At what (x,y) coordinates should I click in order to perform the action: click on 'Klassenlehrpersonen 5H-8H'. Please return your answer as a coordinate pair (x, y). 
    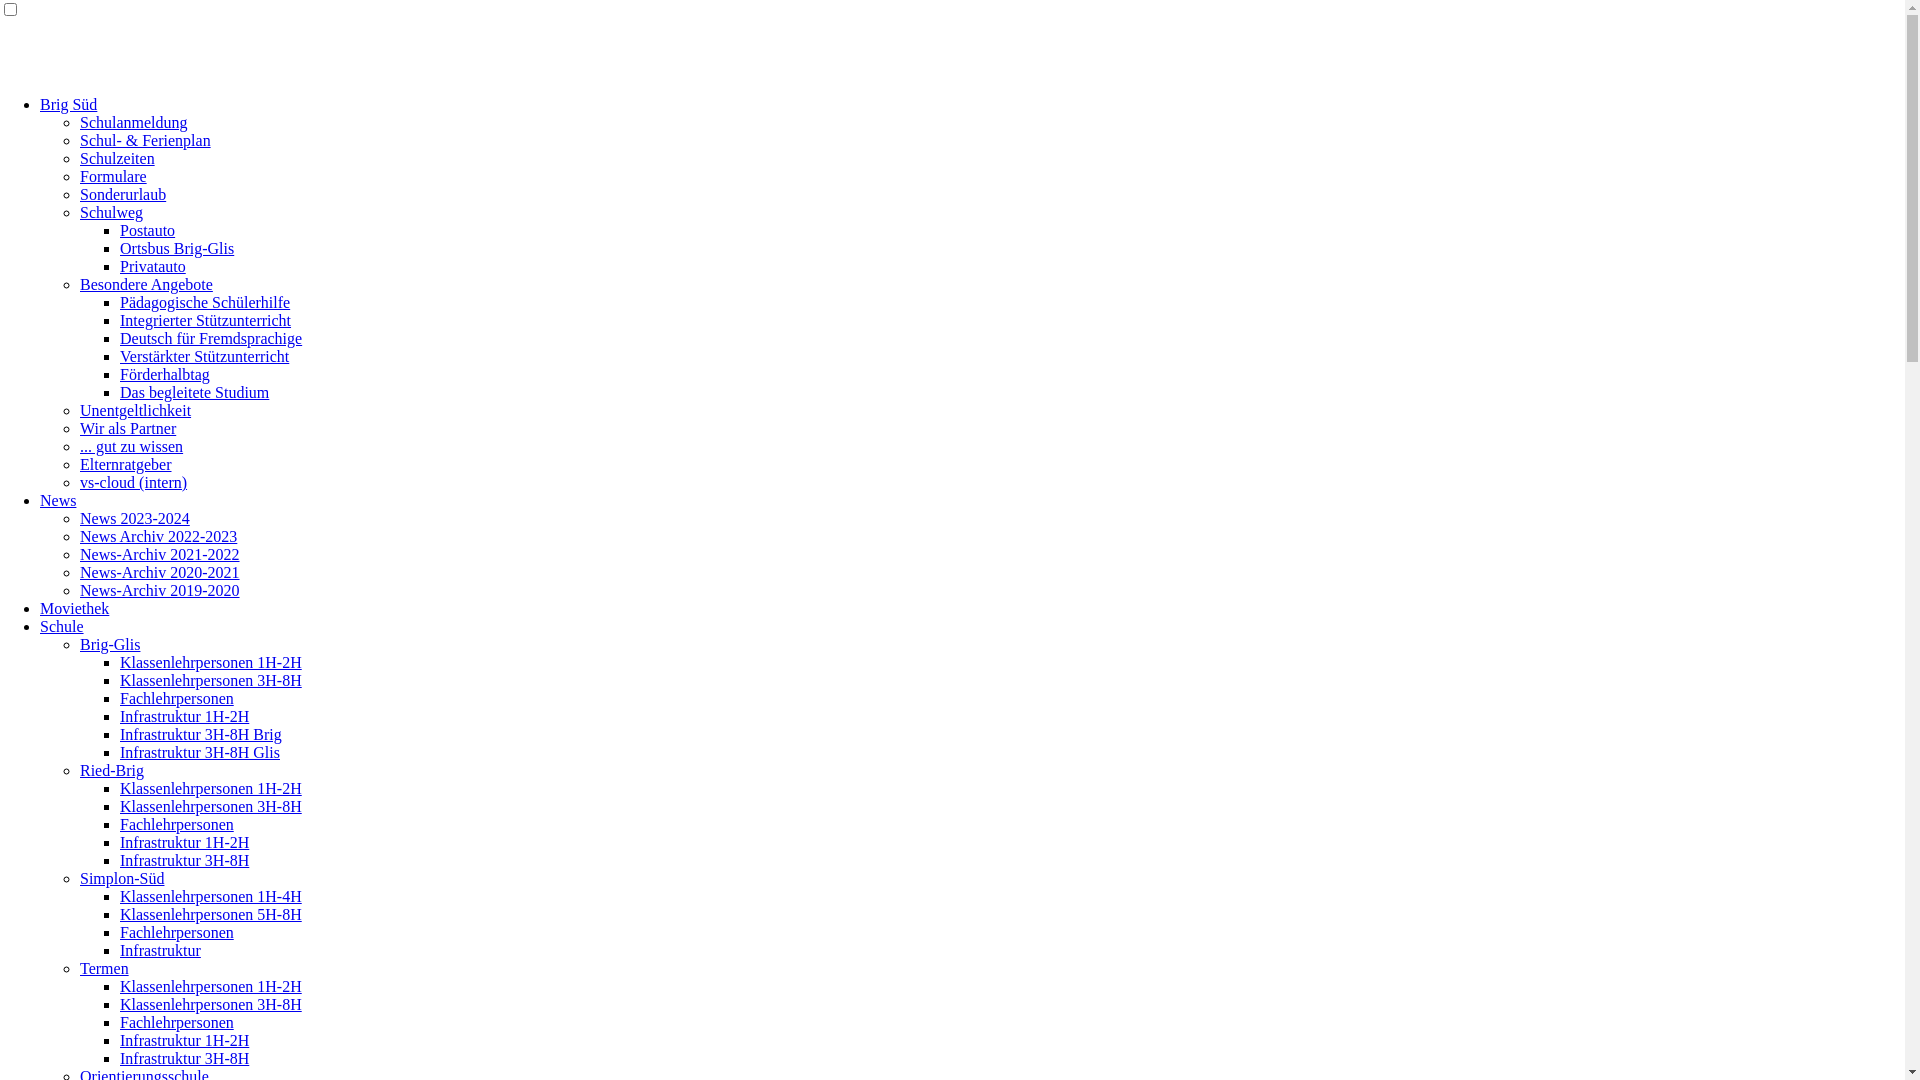
    Looking at the image, I should click on (119, 914).